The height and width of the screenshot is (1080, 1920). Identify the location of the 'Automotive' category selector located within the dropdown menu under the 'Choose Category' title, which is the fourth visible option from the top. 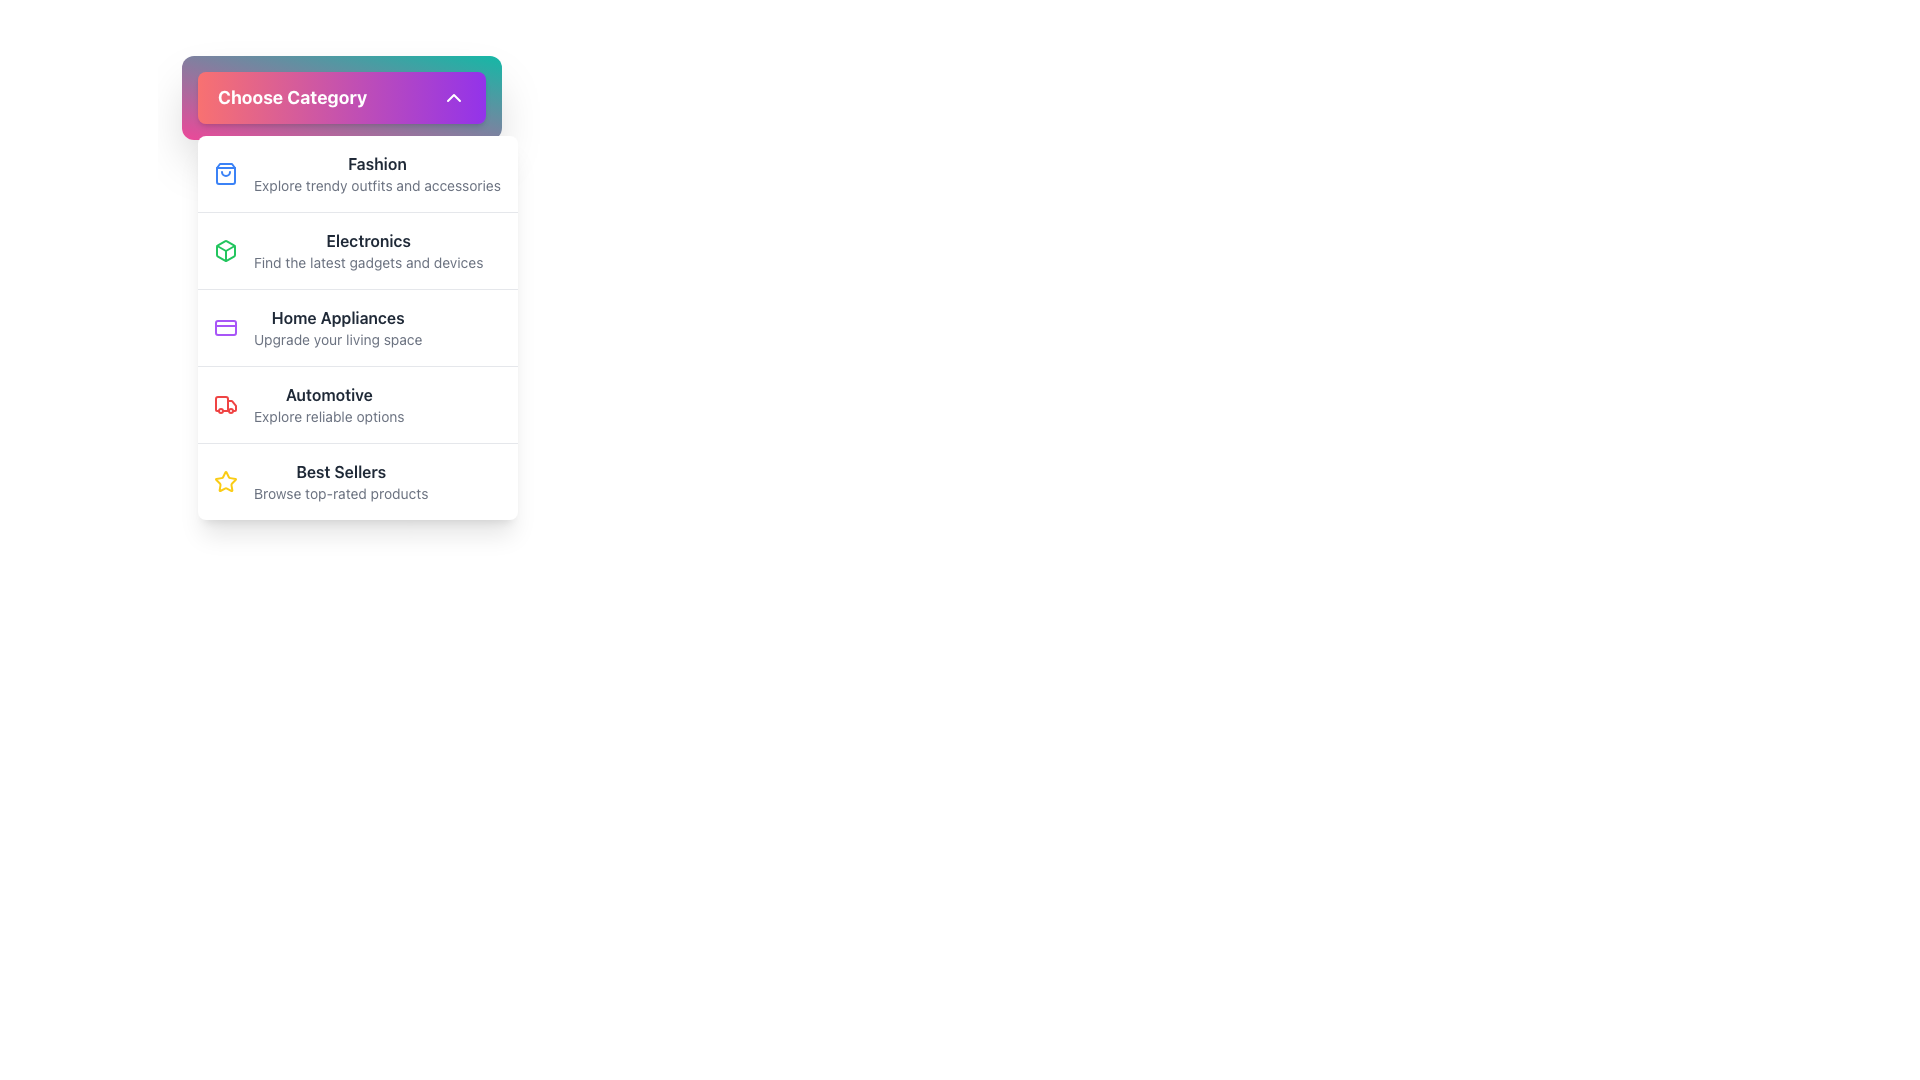
(329, 405).